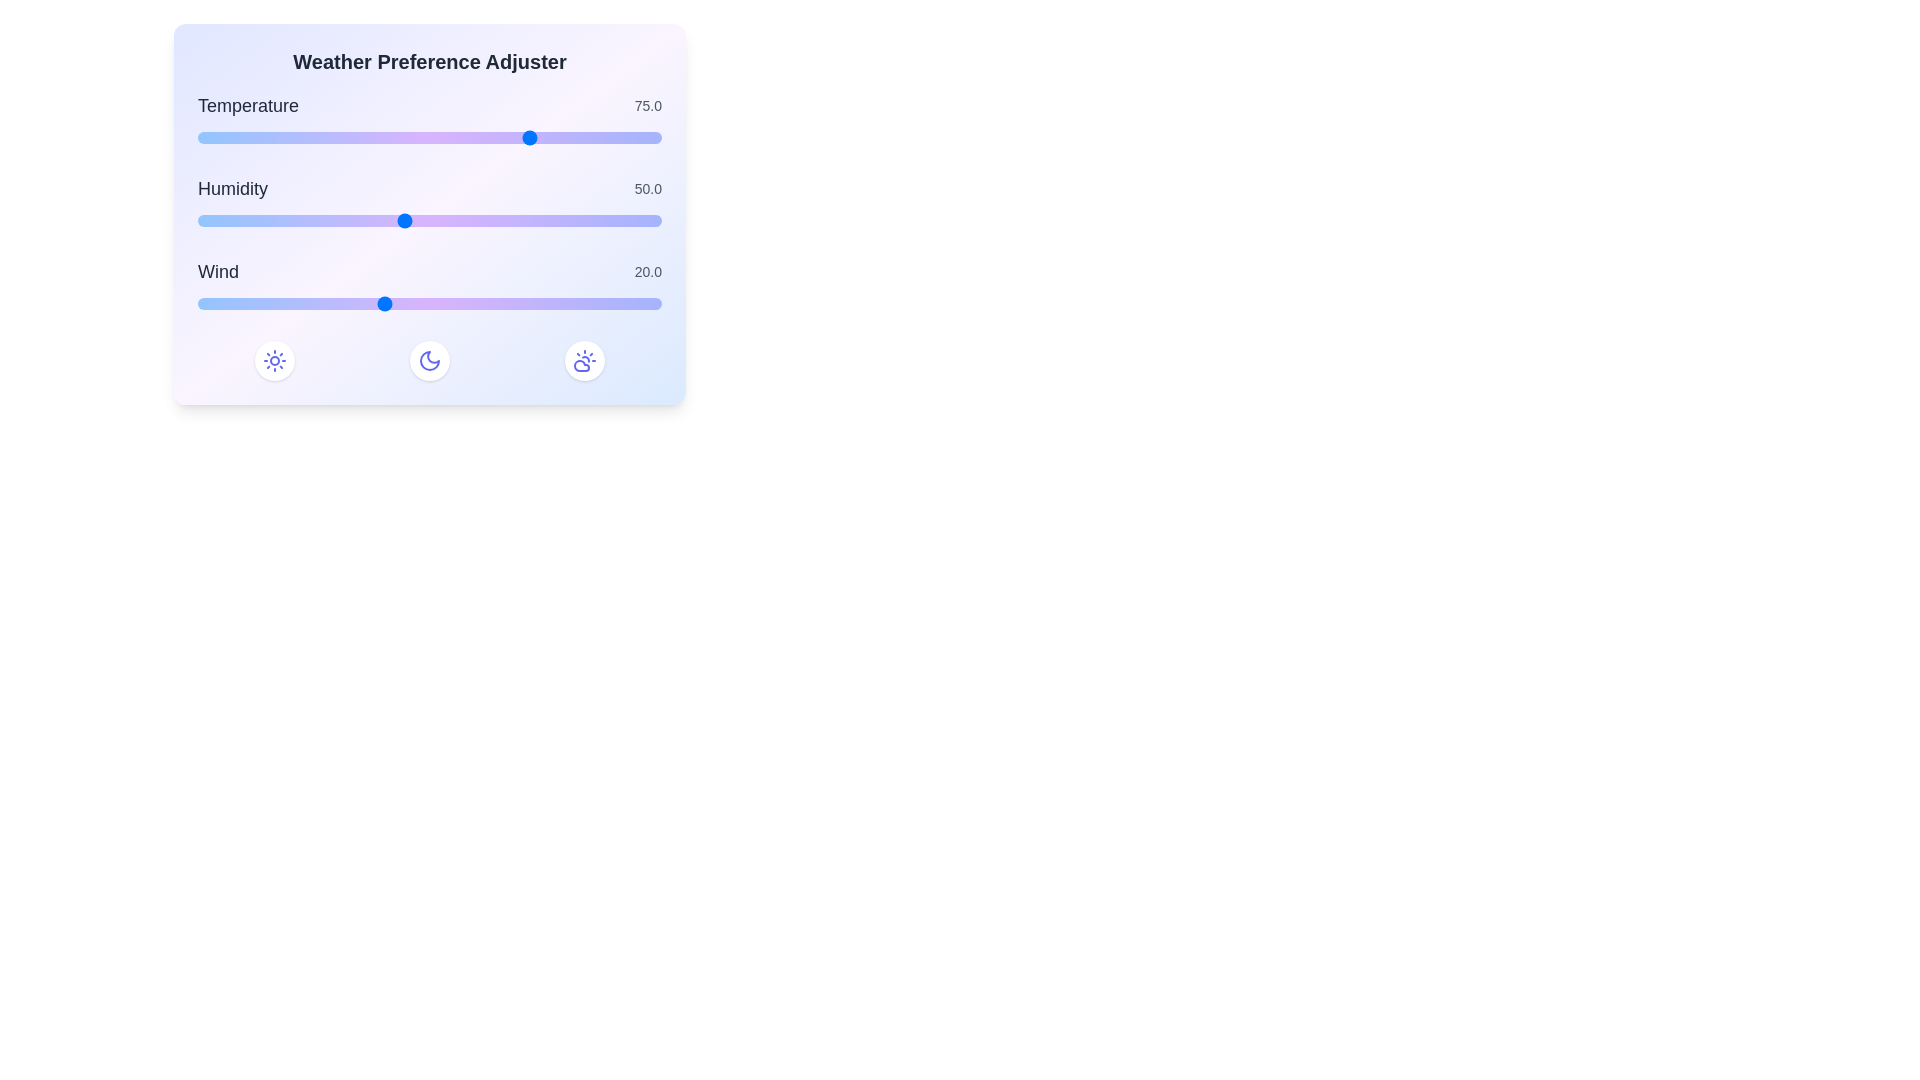 The image size is (1920, 1080). Describe the element at coordinates (289, 304) in the screenshot. I see `wind value` at that location.